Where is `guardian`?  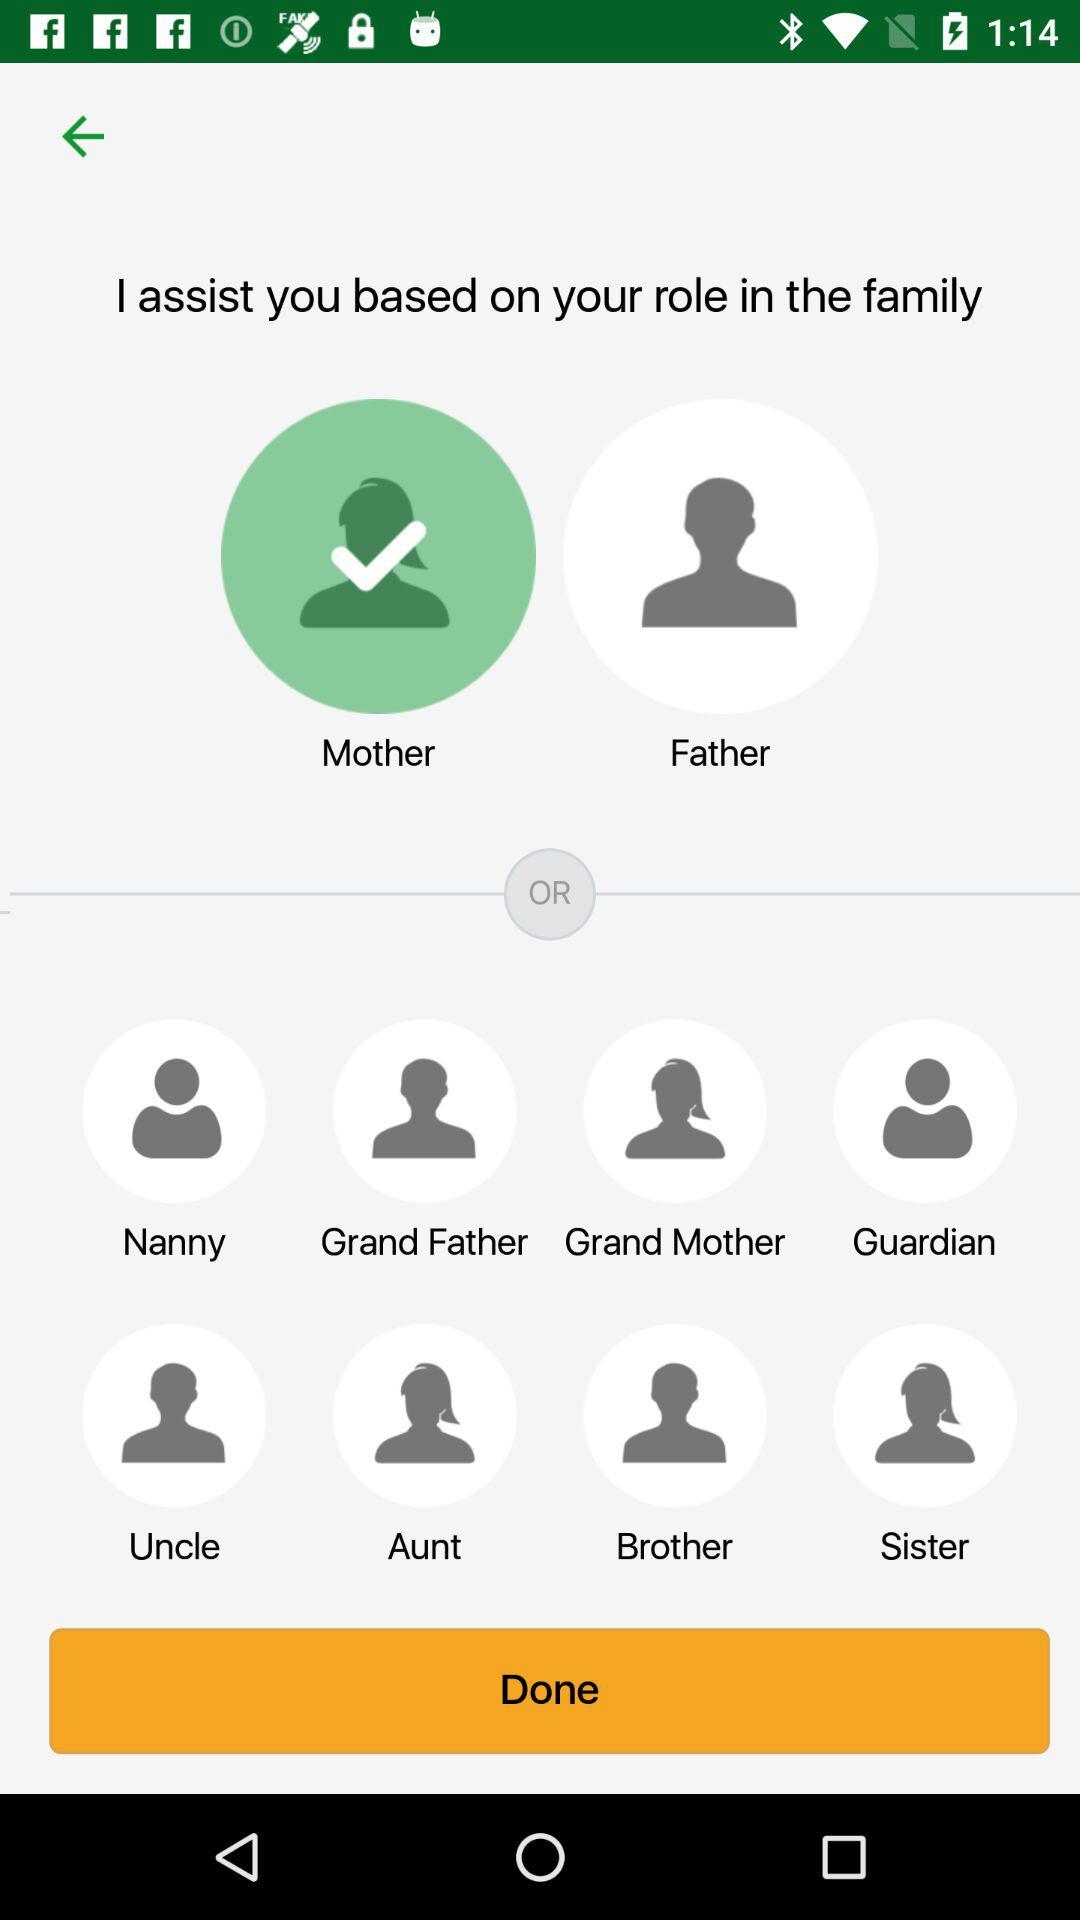
guardian is located at coordinates (915, 1110).